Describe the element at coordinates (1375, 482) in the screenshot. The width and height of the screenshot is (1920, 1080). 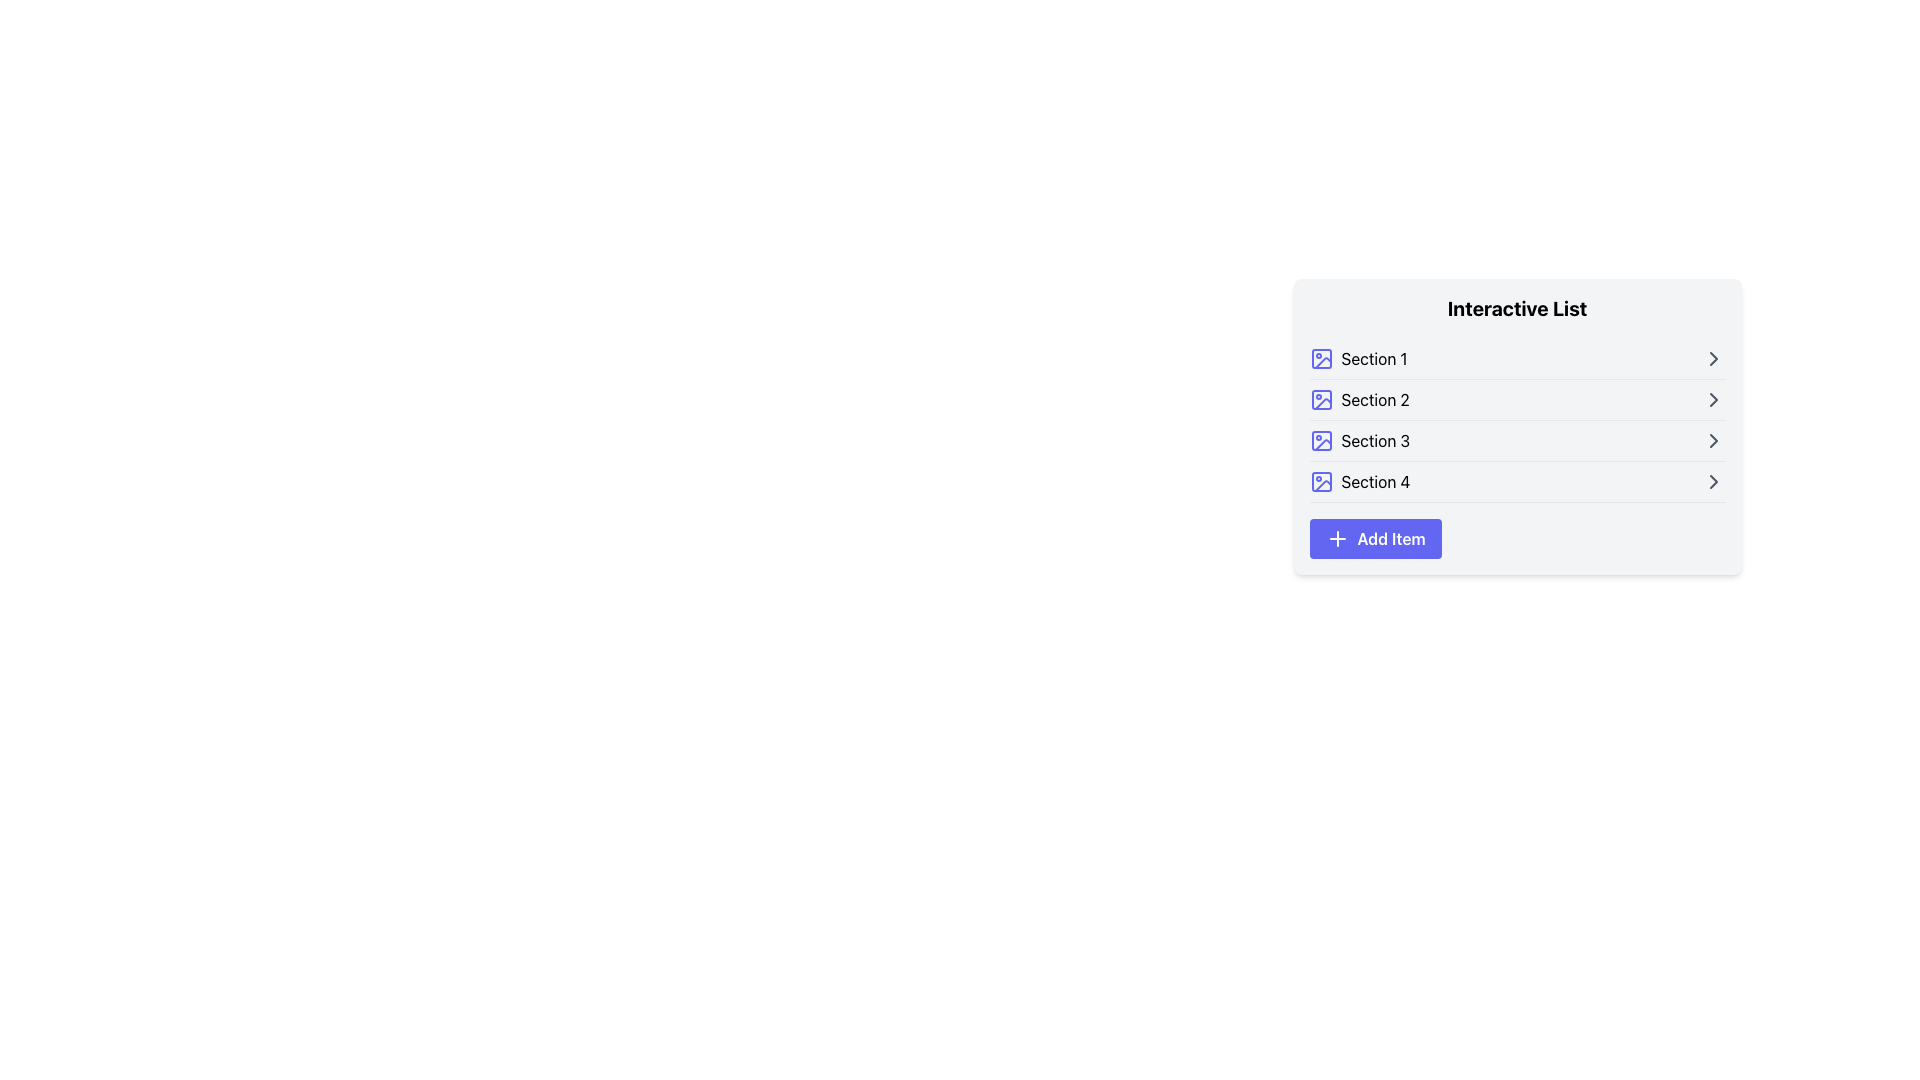
I see `the static text label 'Section 4', which is displayed in a bold, dark font and is the fourth item in a vertical list of sections, positioned to the right of an icon` at that location.